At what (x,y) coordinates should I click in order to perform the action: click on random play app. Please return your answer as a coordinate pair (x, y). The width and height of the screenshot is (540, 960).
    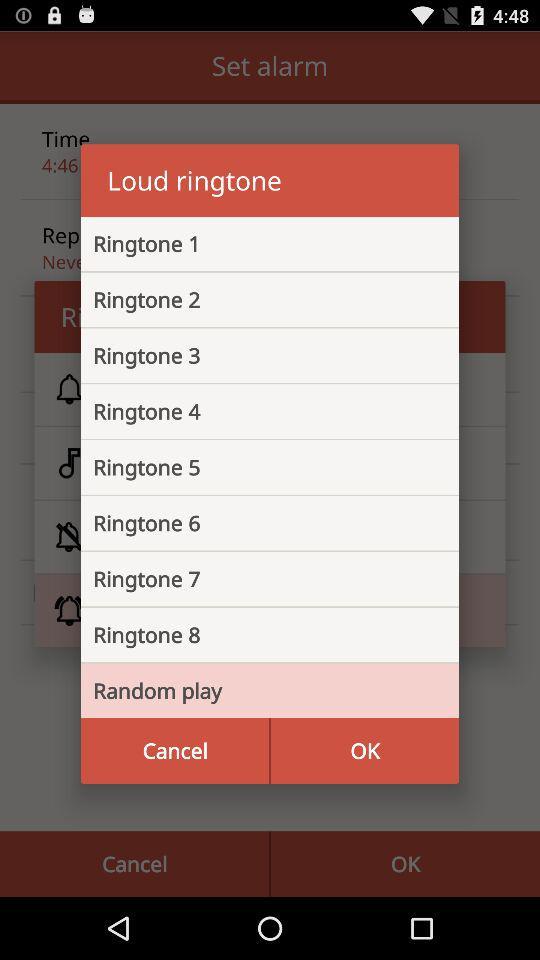
    Looking at the image, I should click on (254, 690).